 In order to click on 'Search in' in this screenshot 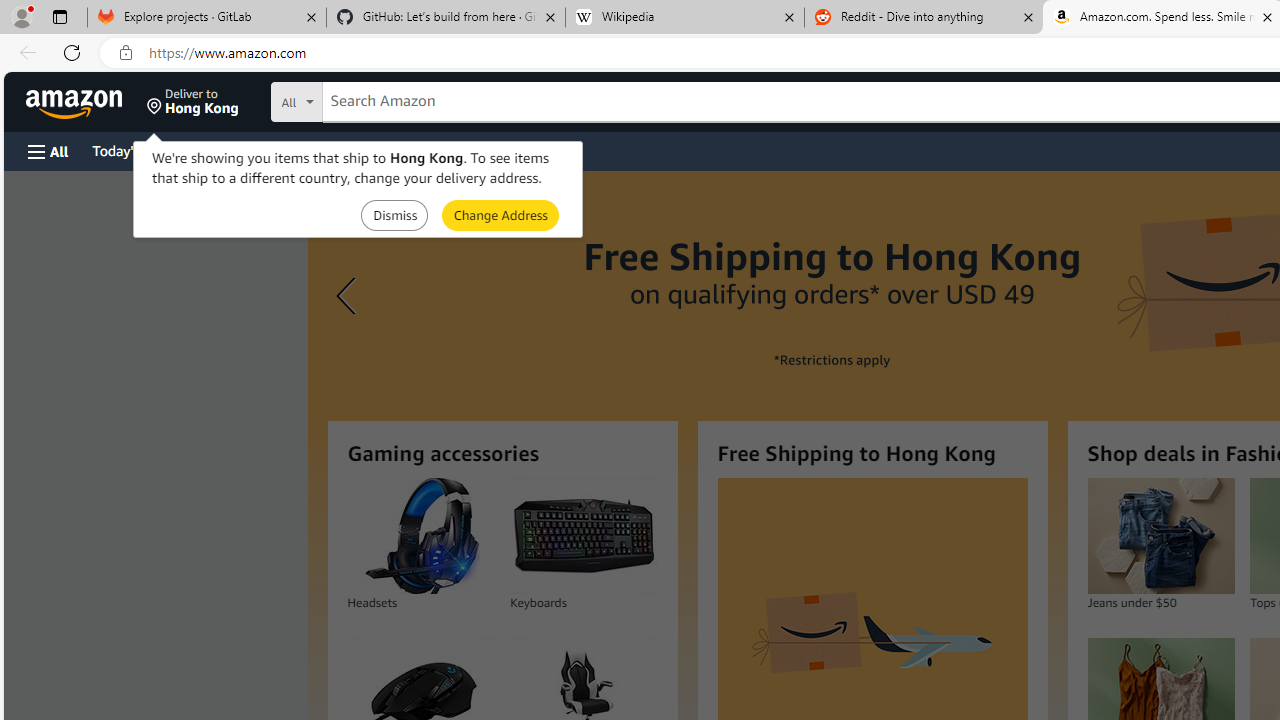, I will do `click(371, 102)`.